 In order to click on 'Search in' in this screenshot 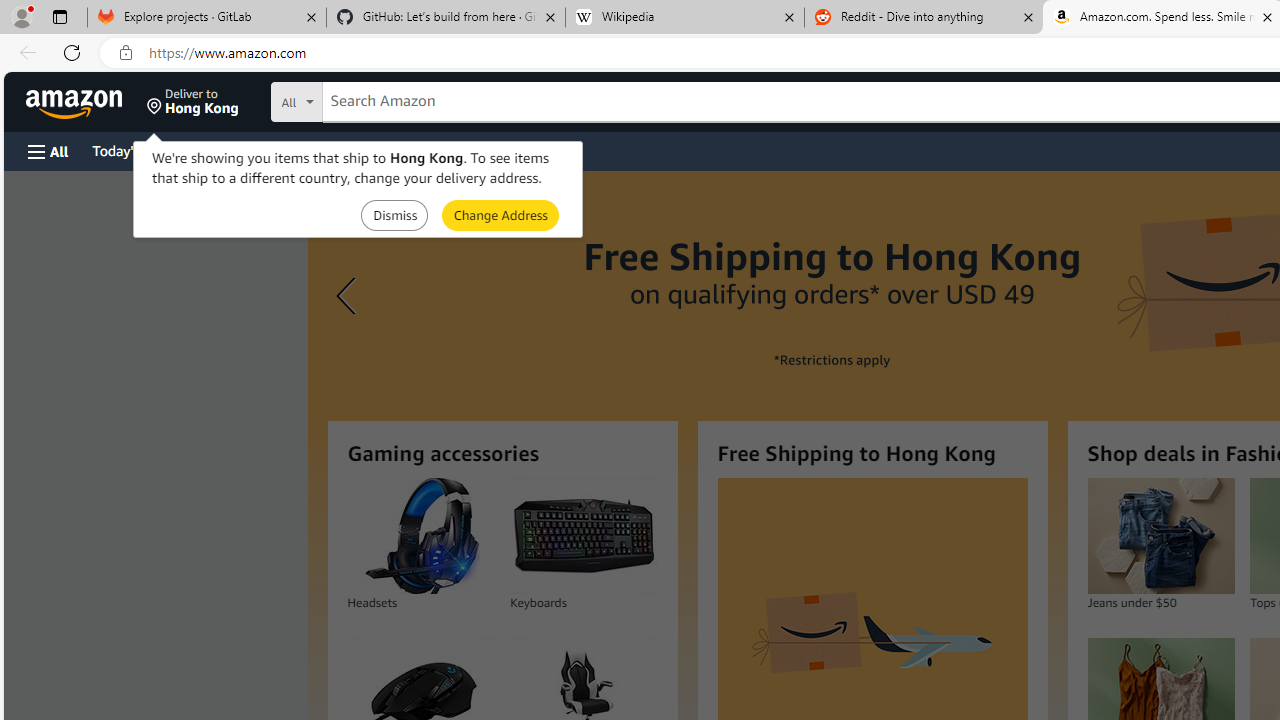, I will do `click(371, 102)`.